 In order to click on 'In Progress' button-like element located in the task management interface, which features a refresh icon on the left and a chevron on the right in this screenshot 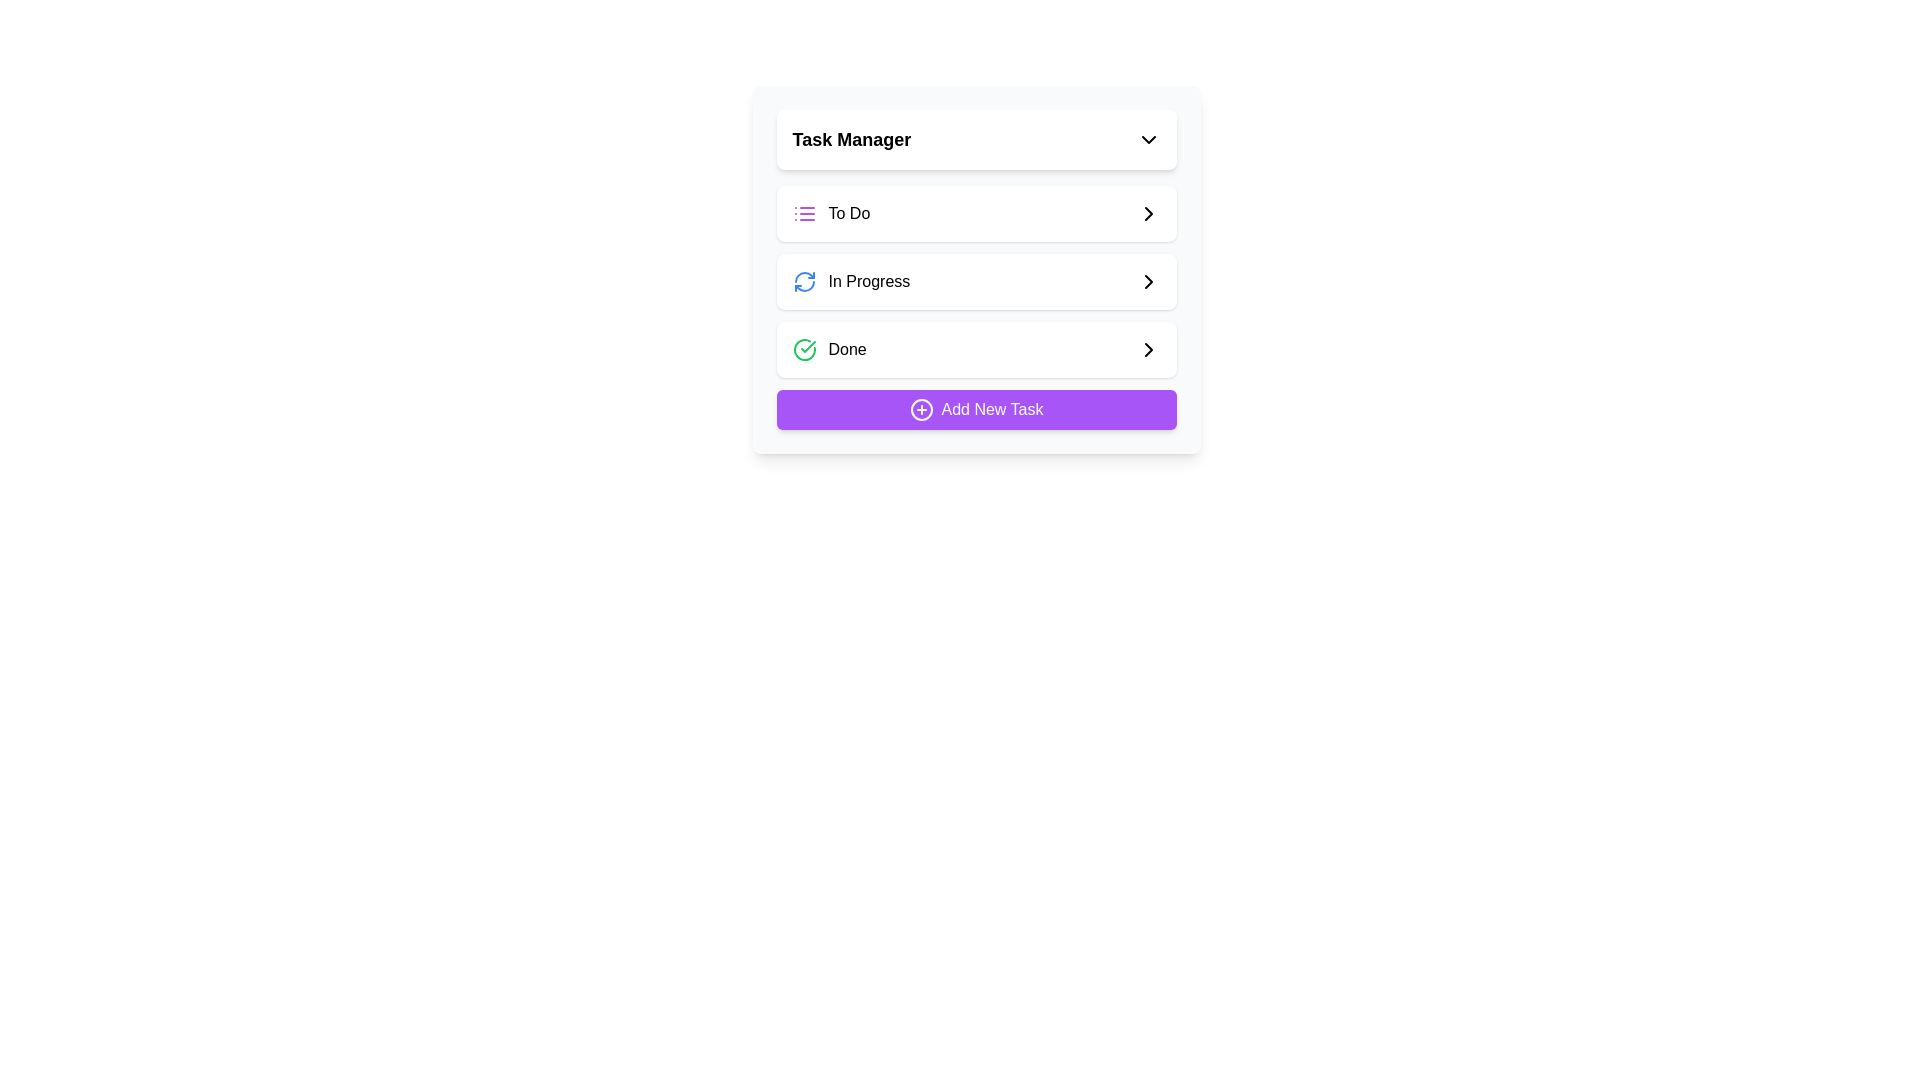, I will do `click(976, 281)`.